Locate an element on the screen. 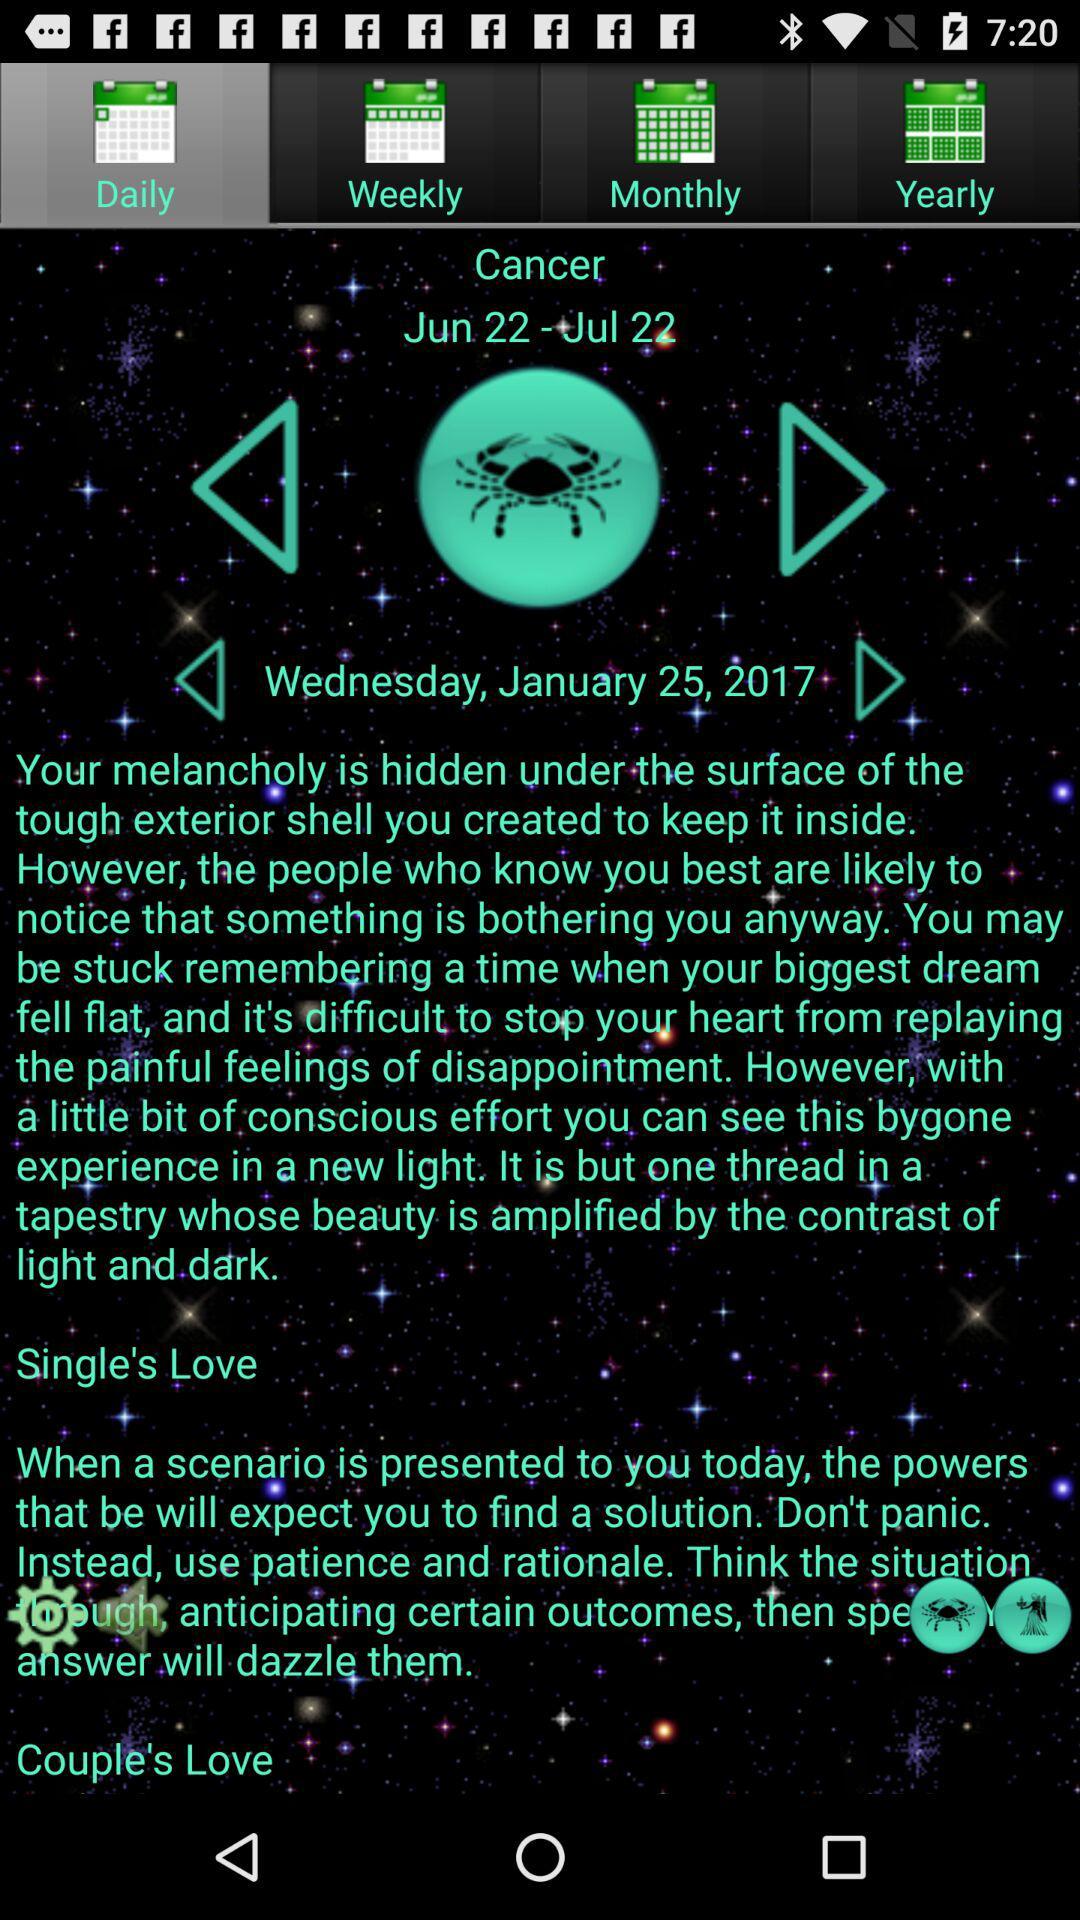 Image resolution: width=1080 pixels, height=1920 pixels. next is located at coordinates (832, 487).